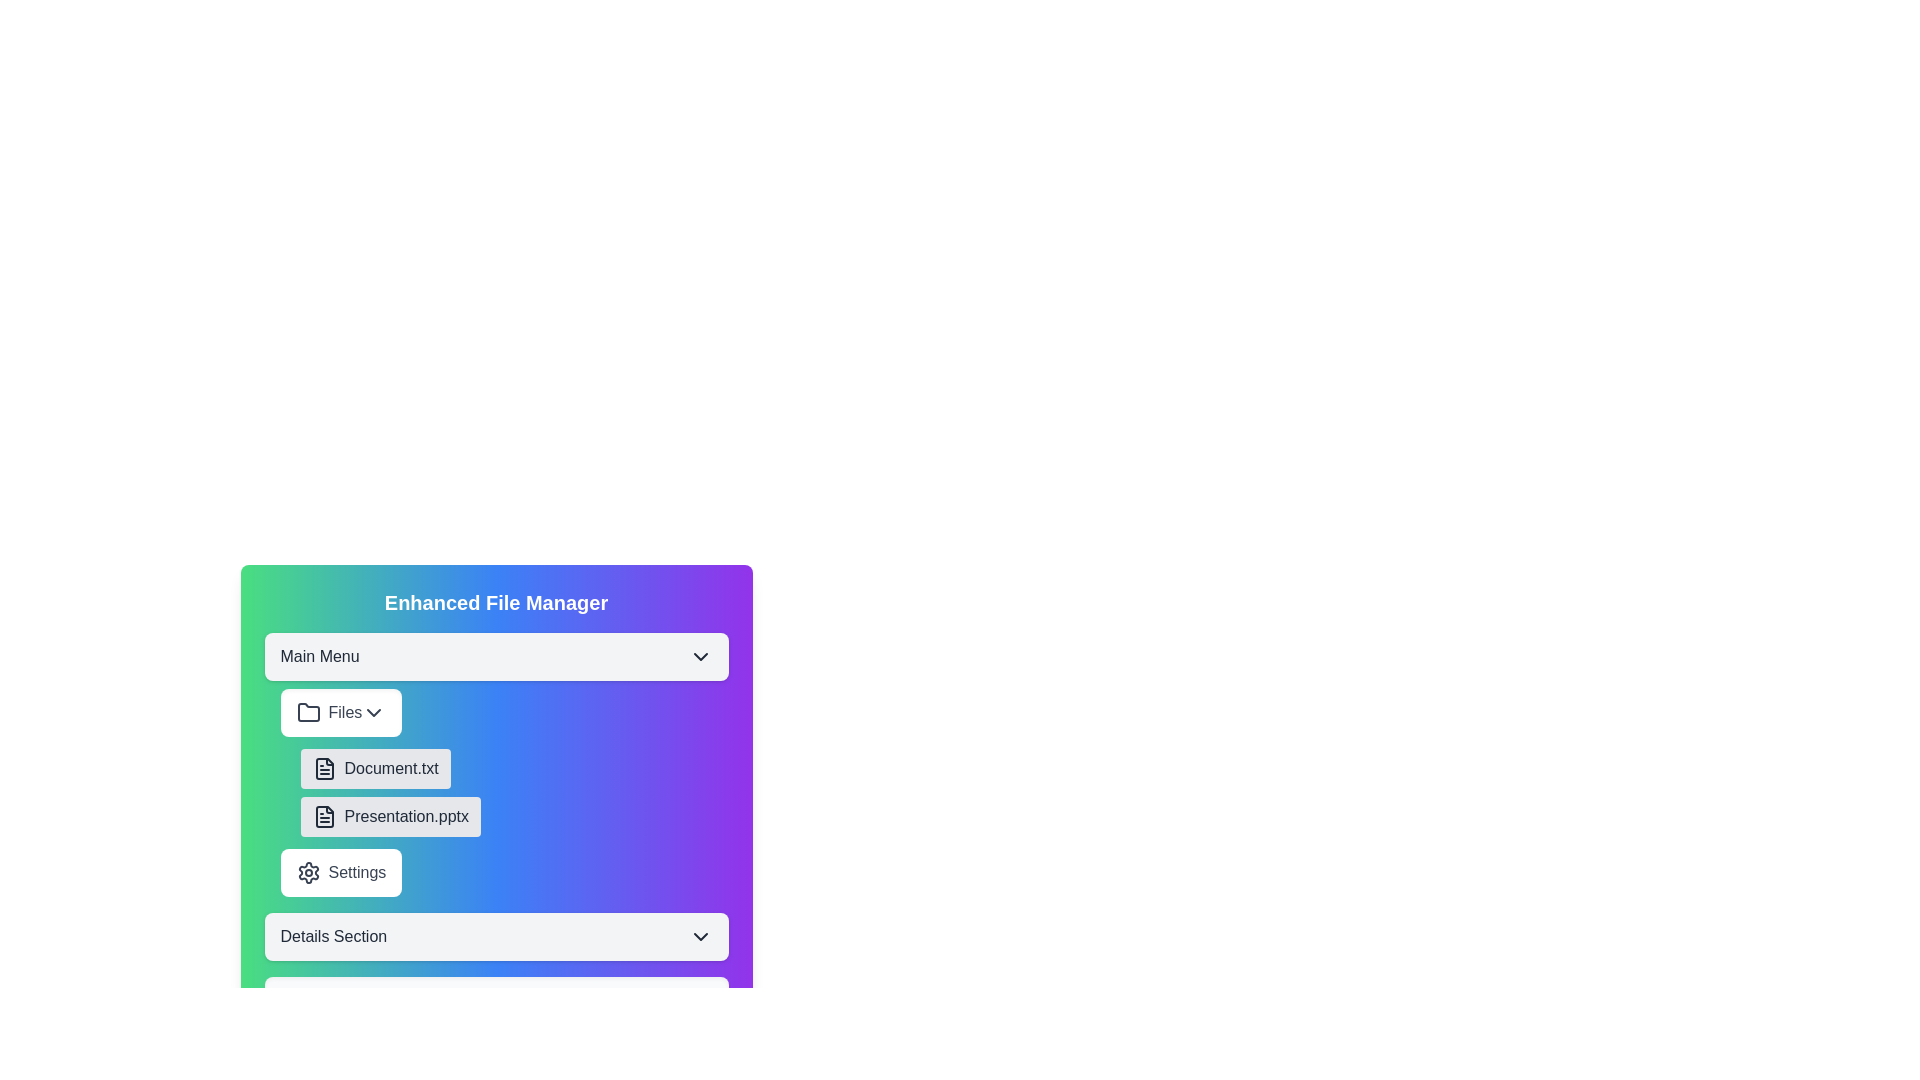 The image size is (1920, 1080). Describe the element at coordinates (341, 712) in the screenshot. I see `the 'Files' expandable button` at that location.